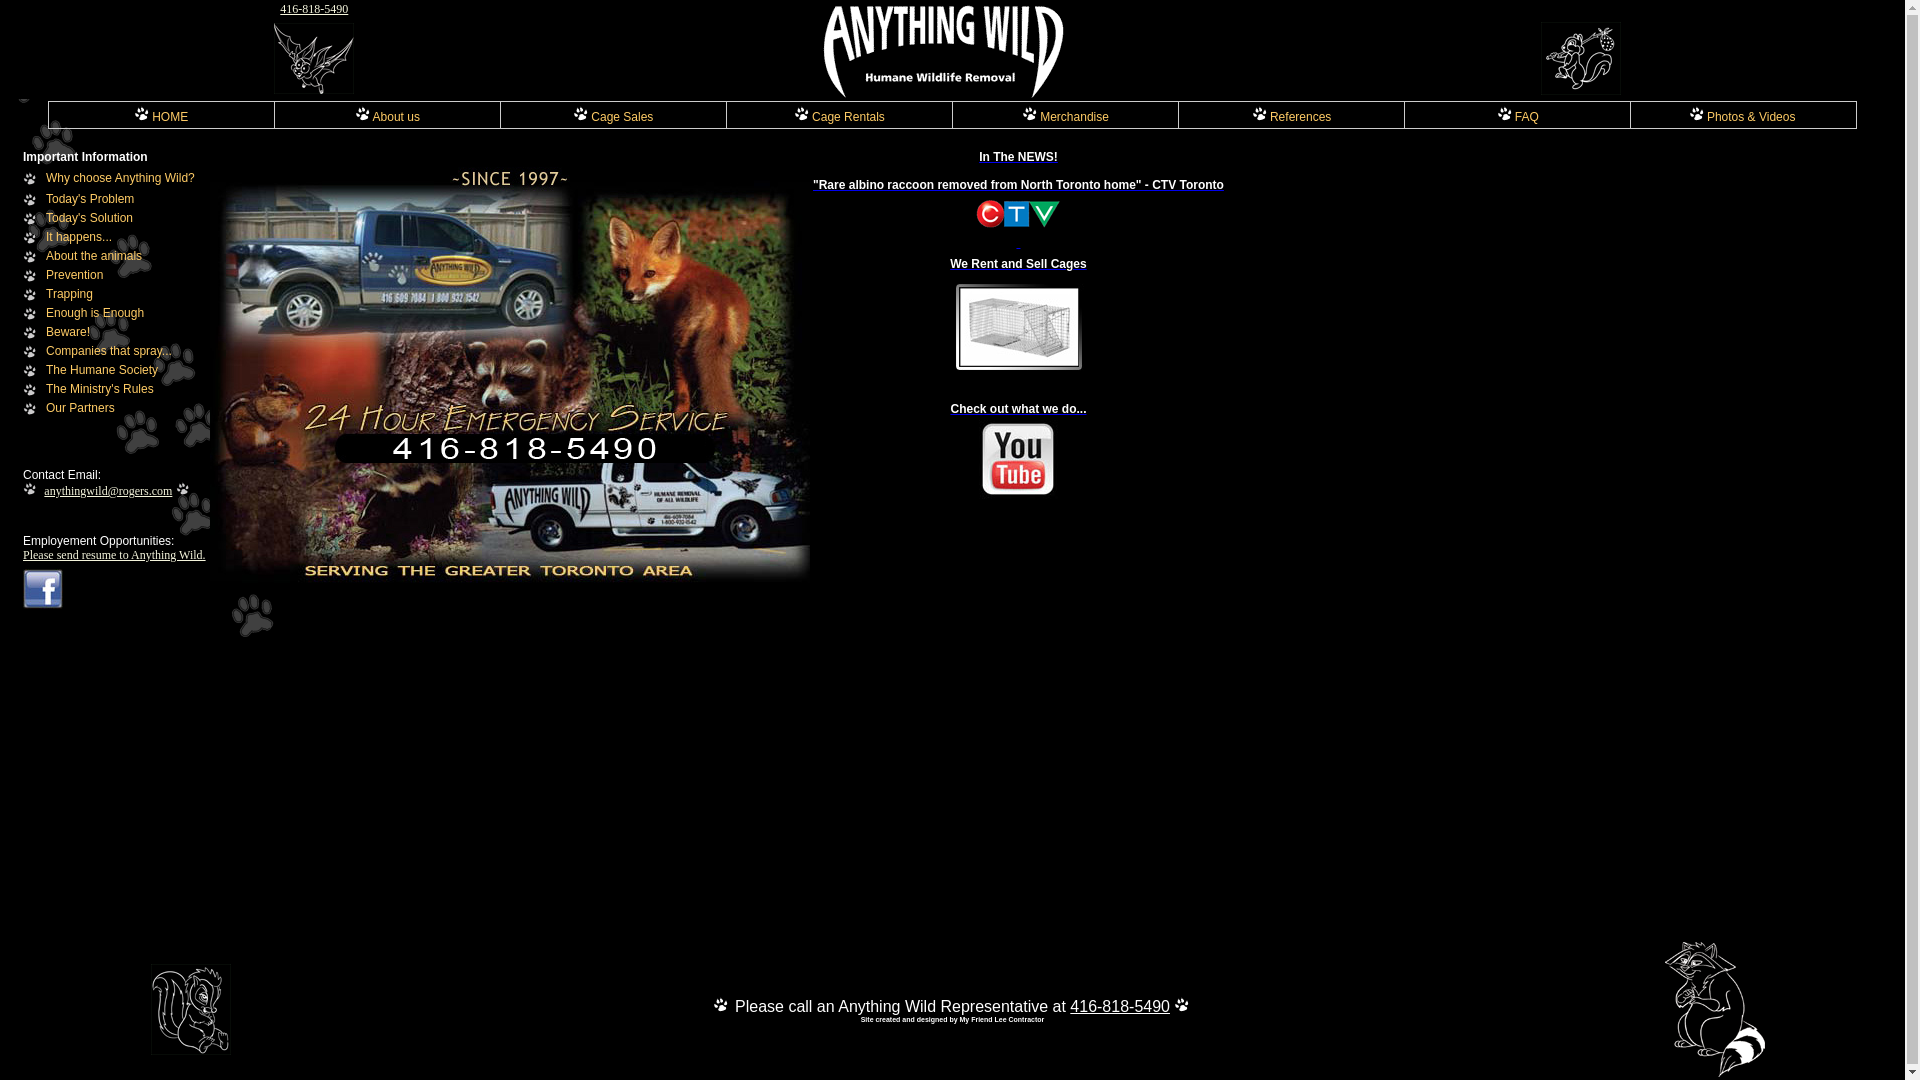 The width and height of the screenshot is (1920, 1080). What do you see at coordinates (74, 274) in the screenshot?
I see `'Prevention'` at bounding box center [74, 274].